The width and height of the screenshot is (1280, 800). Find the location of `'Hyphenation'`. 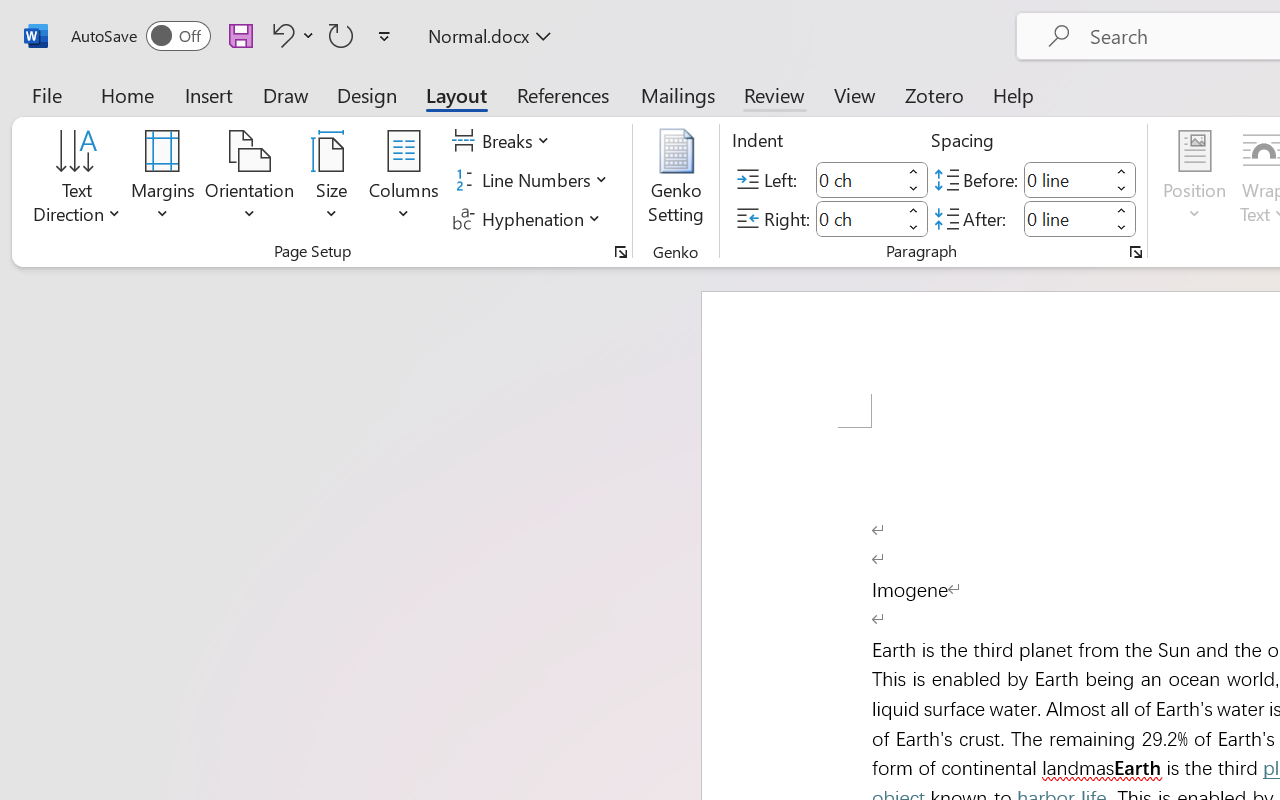

'Hyphenation' is located at coordinates (529, 218).